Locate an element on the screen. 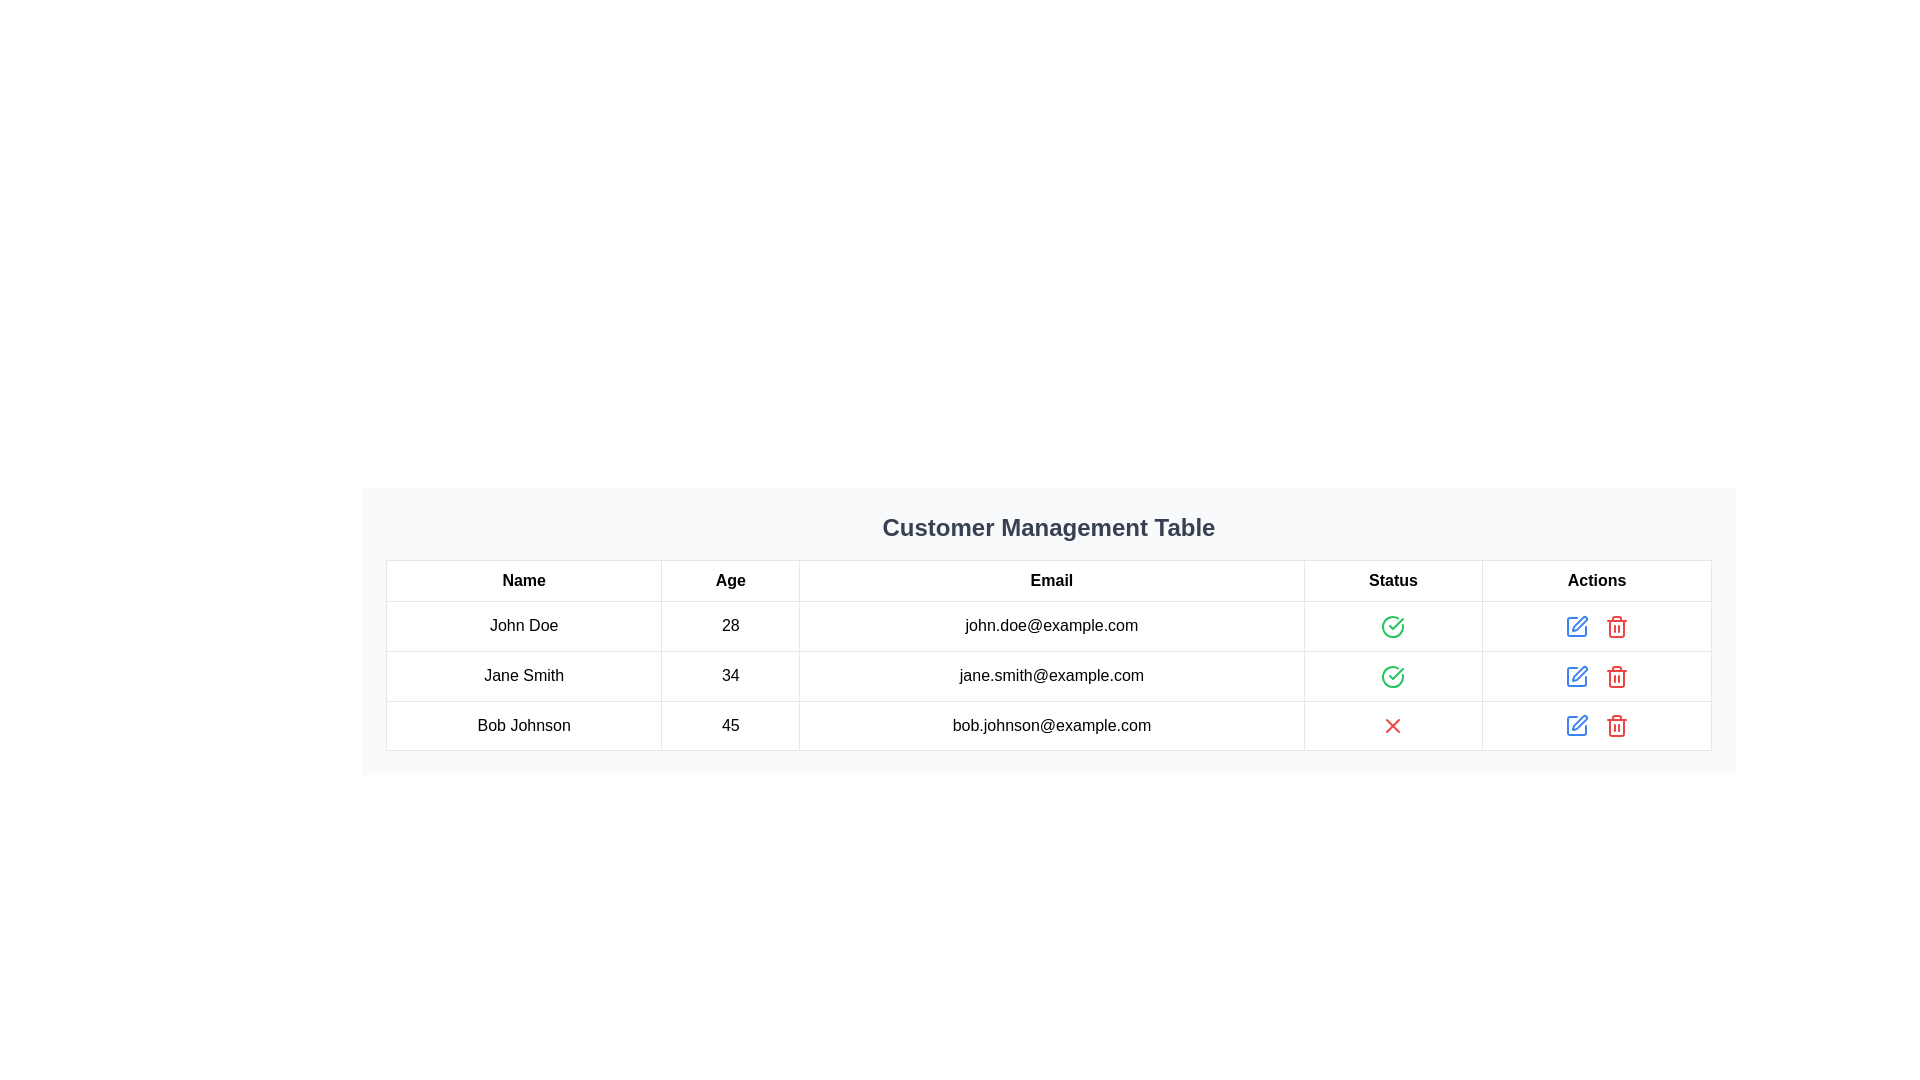 The height and width of the screenshot is (1080, 1920). the email address element displayed in the third column of the second row of the user information table, aligned with 'Jane Smith' is located at coordinates (1050, 675).